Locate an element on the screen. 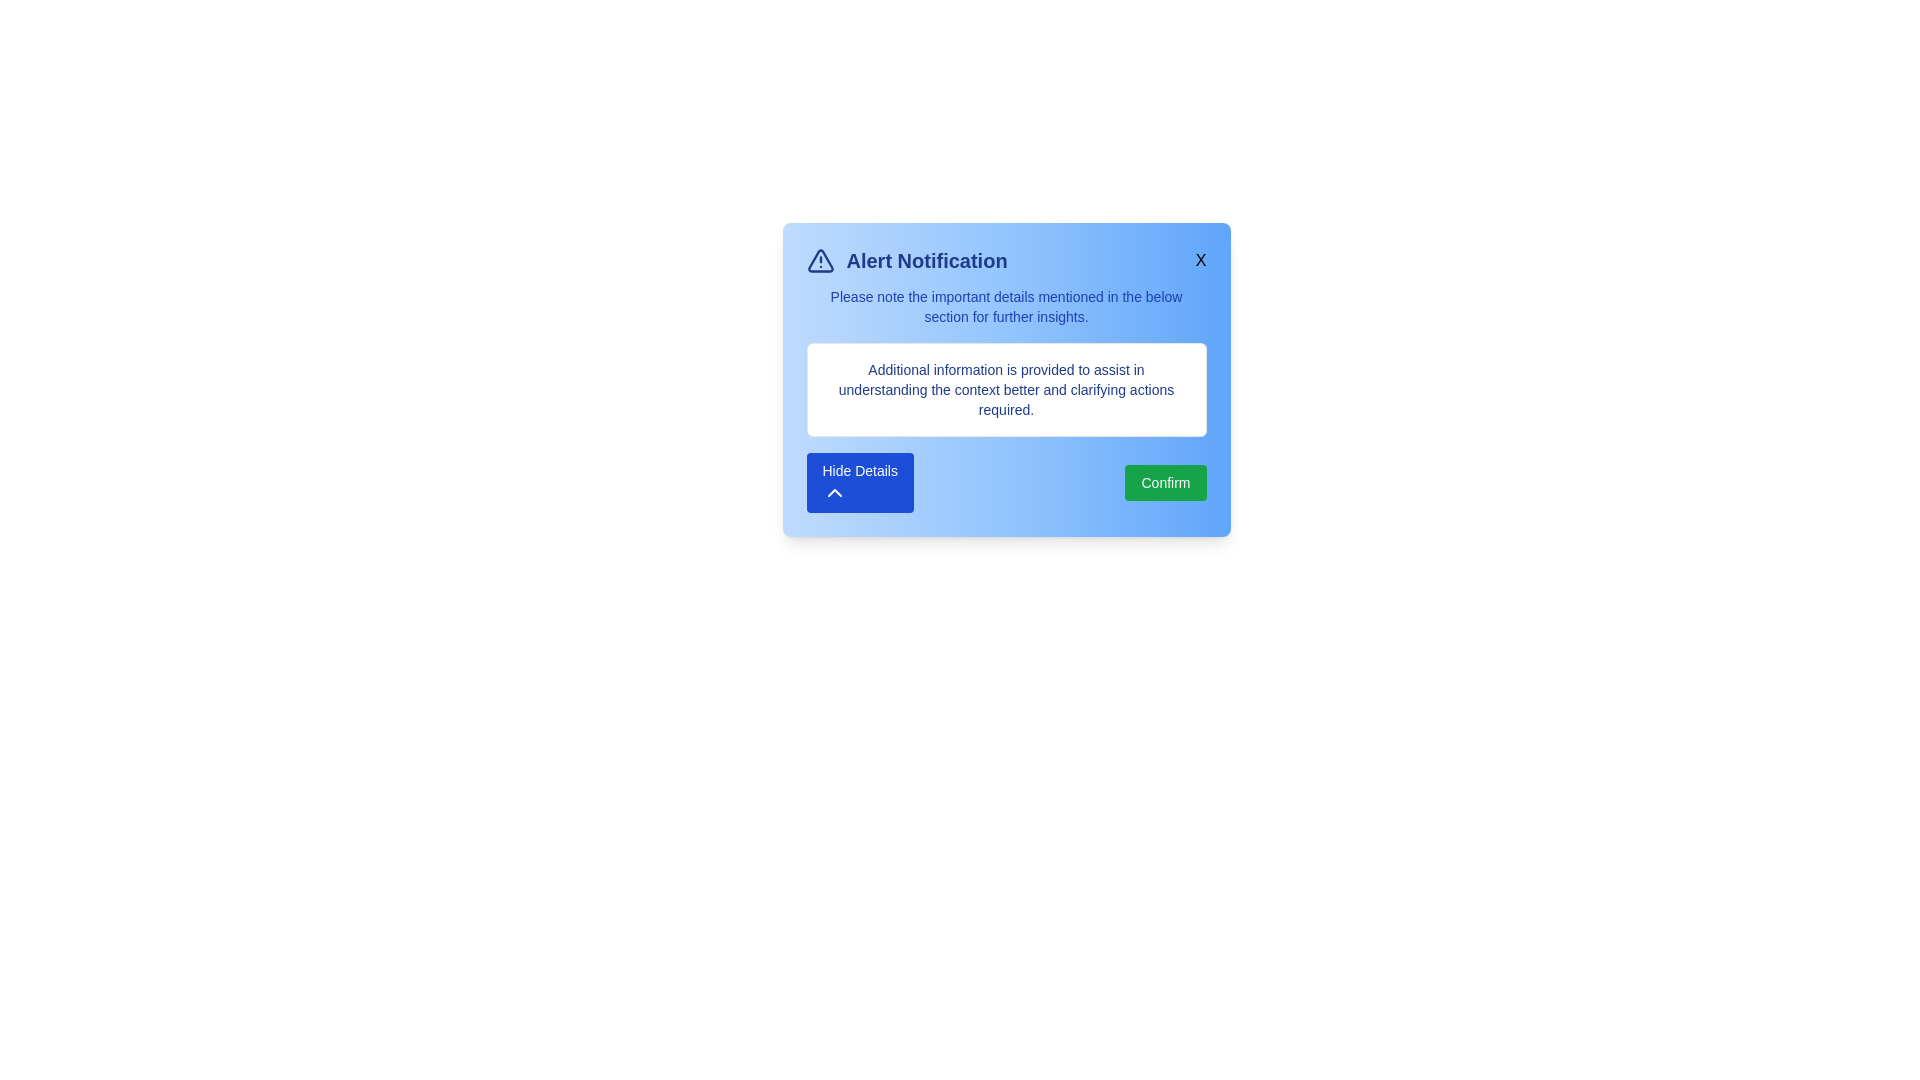 The height and width of the screenshot is (1080, 1920). the Confirm button to trigger the confirmation action is located at coordinates (1166, 482).